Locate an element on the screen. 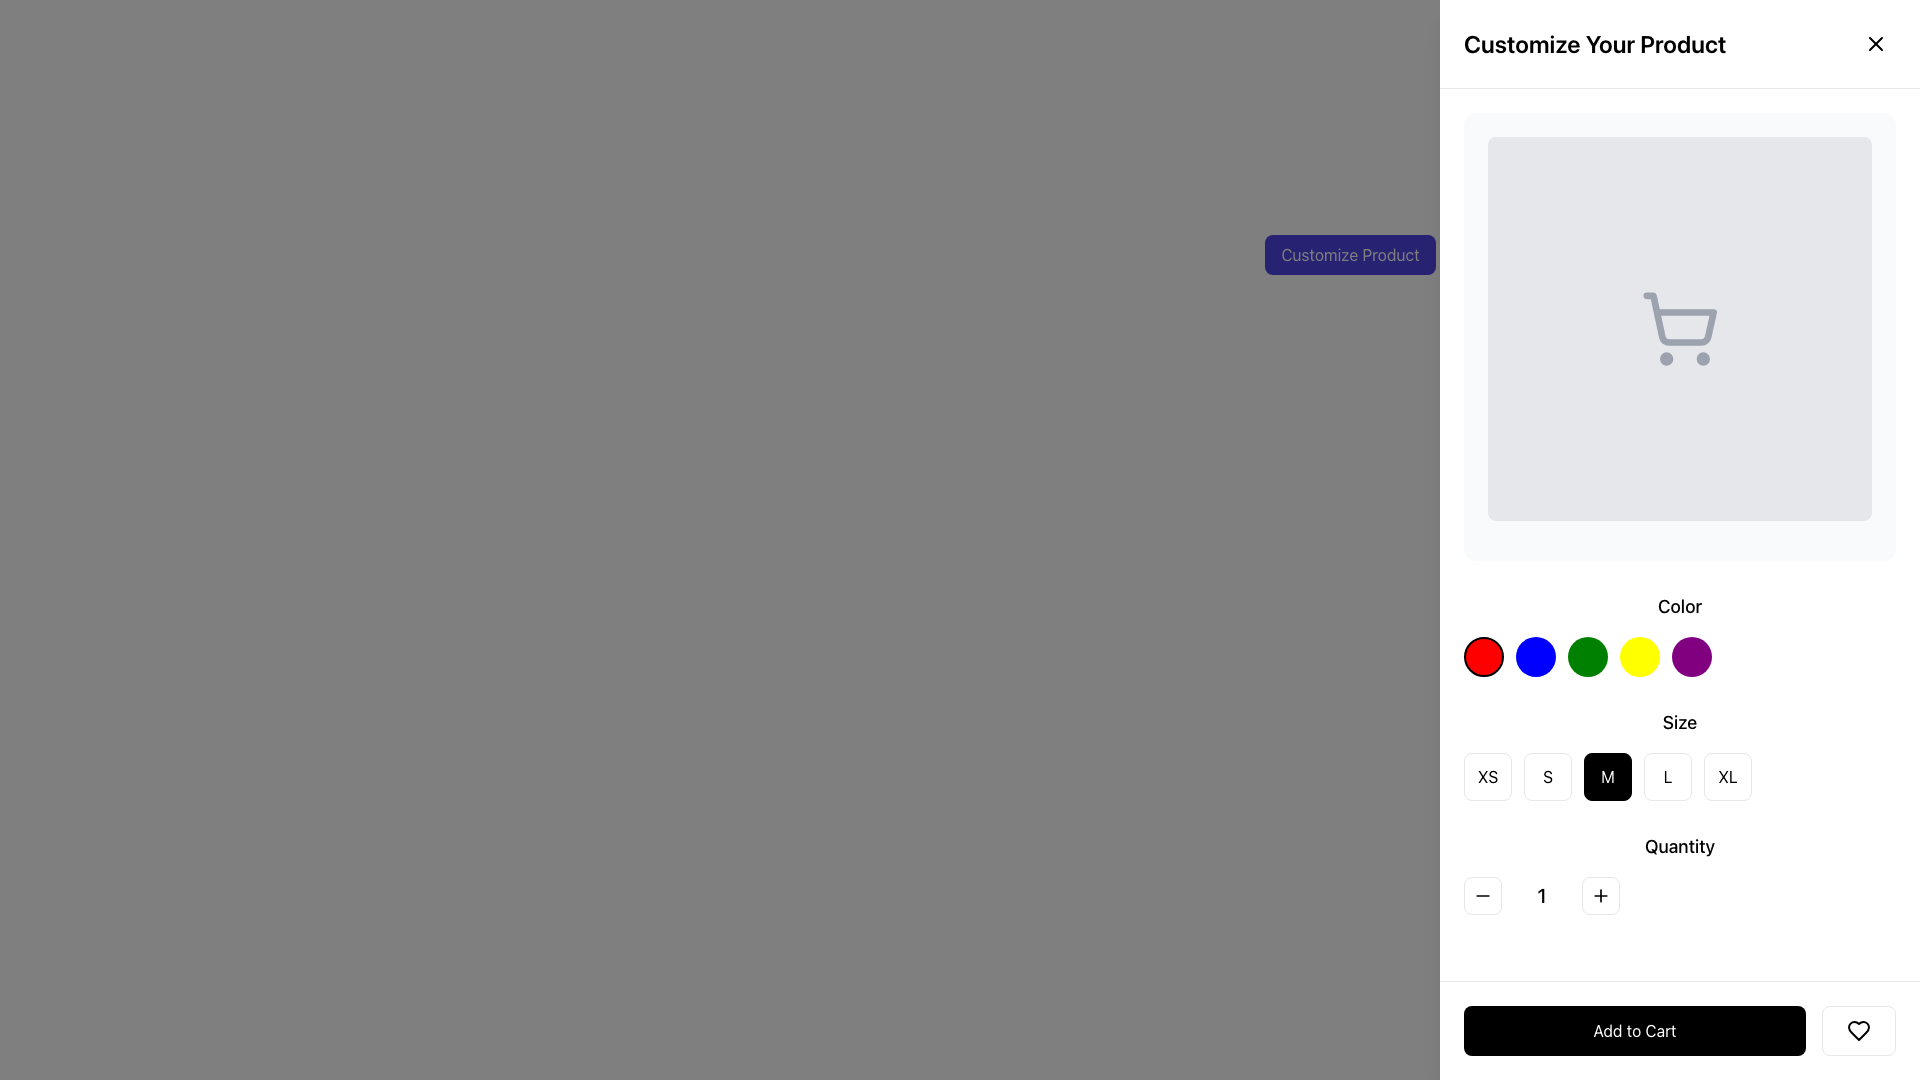 The width and height of the screenshot is (1920, 1080). the favorite button located at the bottom-right corner of the panel, adjacent to the 'Add to Cart' button, to mark the item as favorite is located at coordinates (1857, 1030).